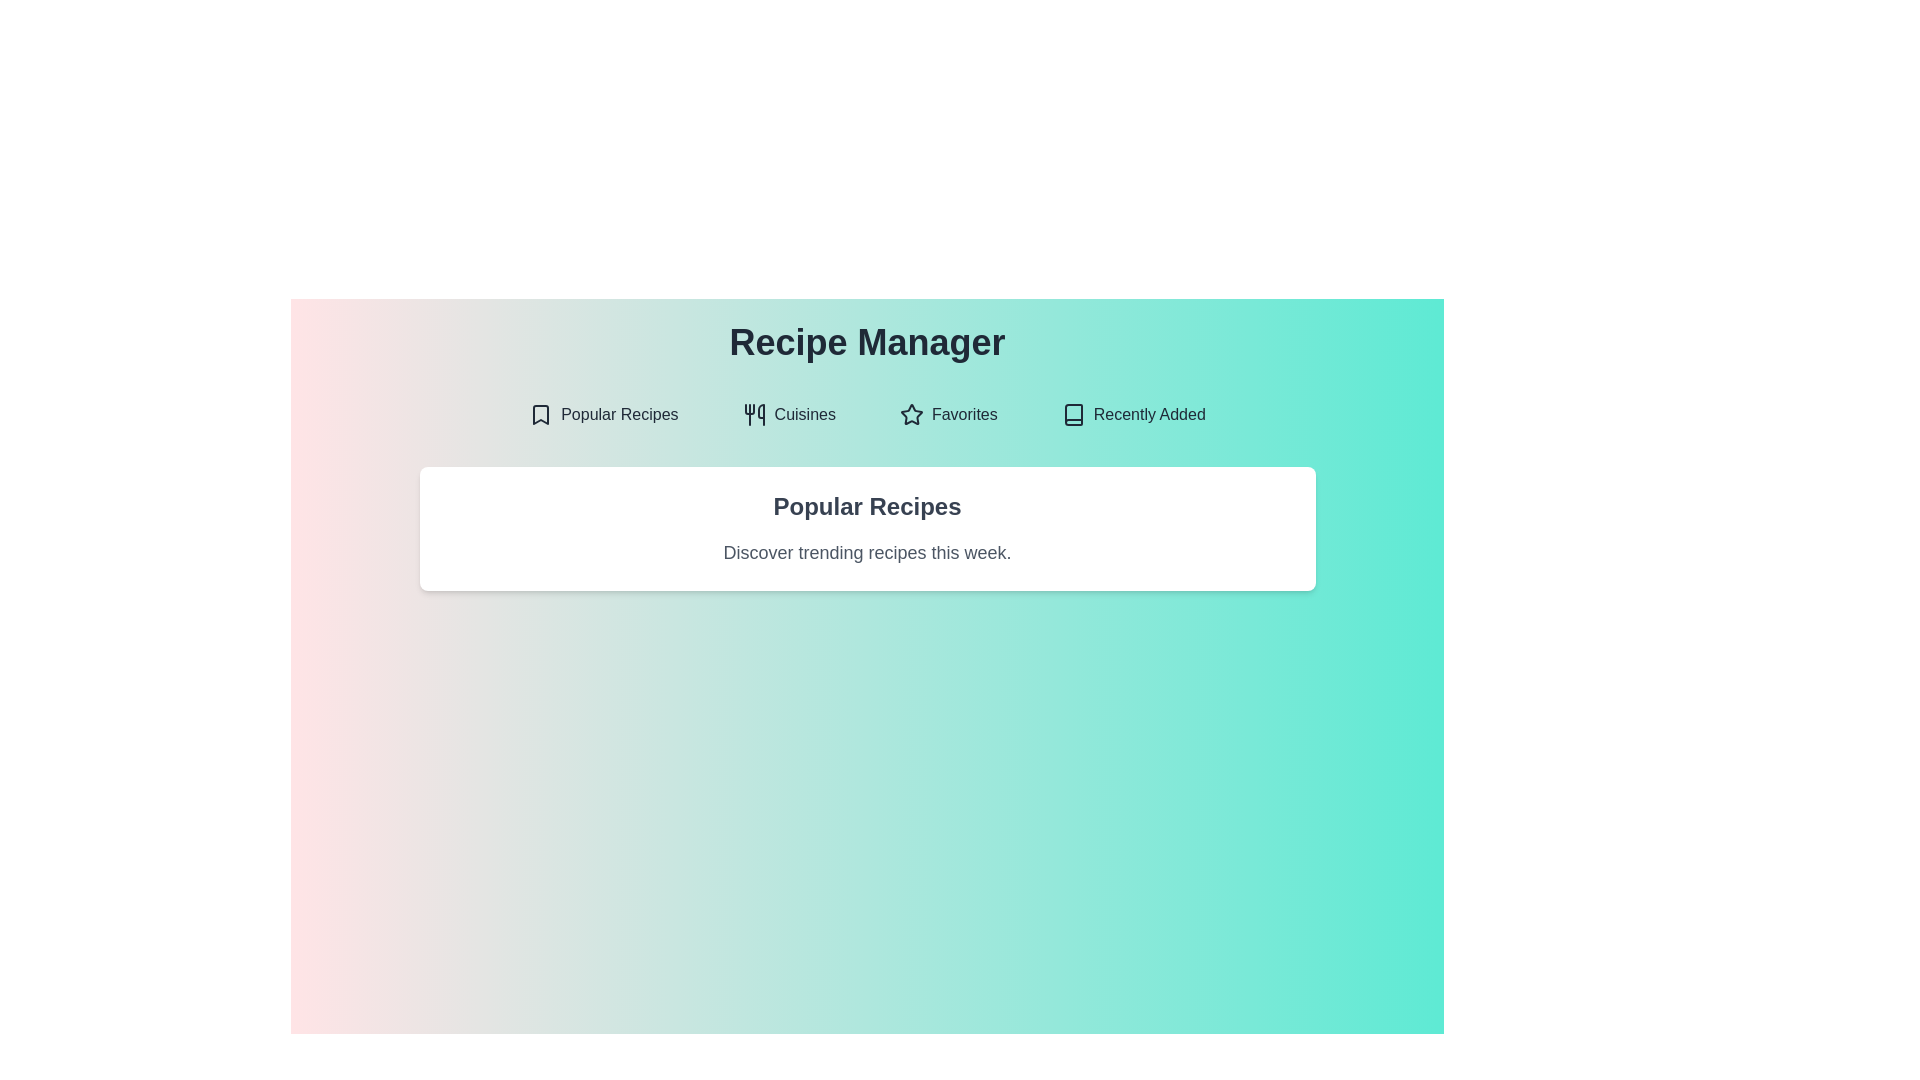 Image resolution: width=1920 pixels, height=1080 pixels. Describe the element at coordinates (1133, 414) in the screenshot. I see `the Recently Added tab` at that location.